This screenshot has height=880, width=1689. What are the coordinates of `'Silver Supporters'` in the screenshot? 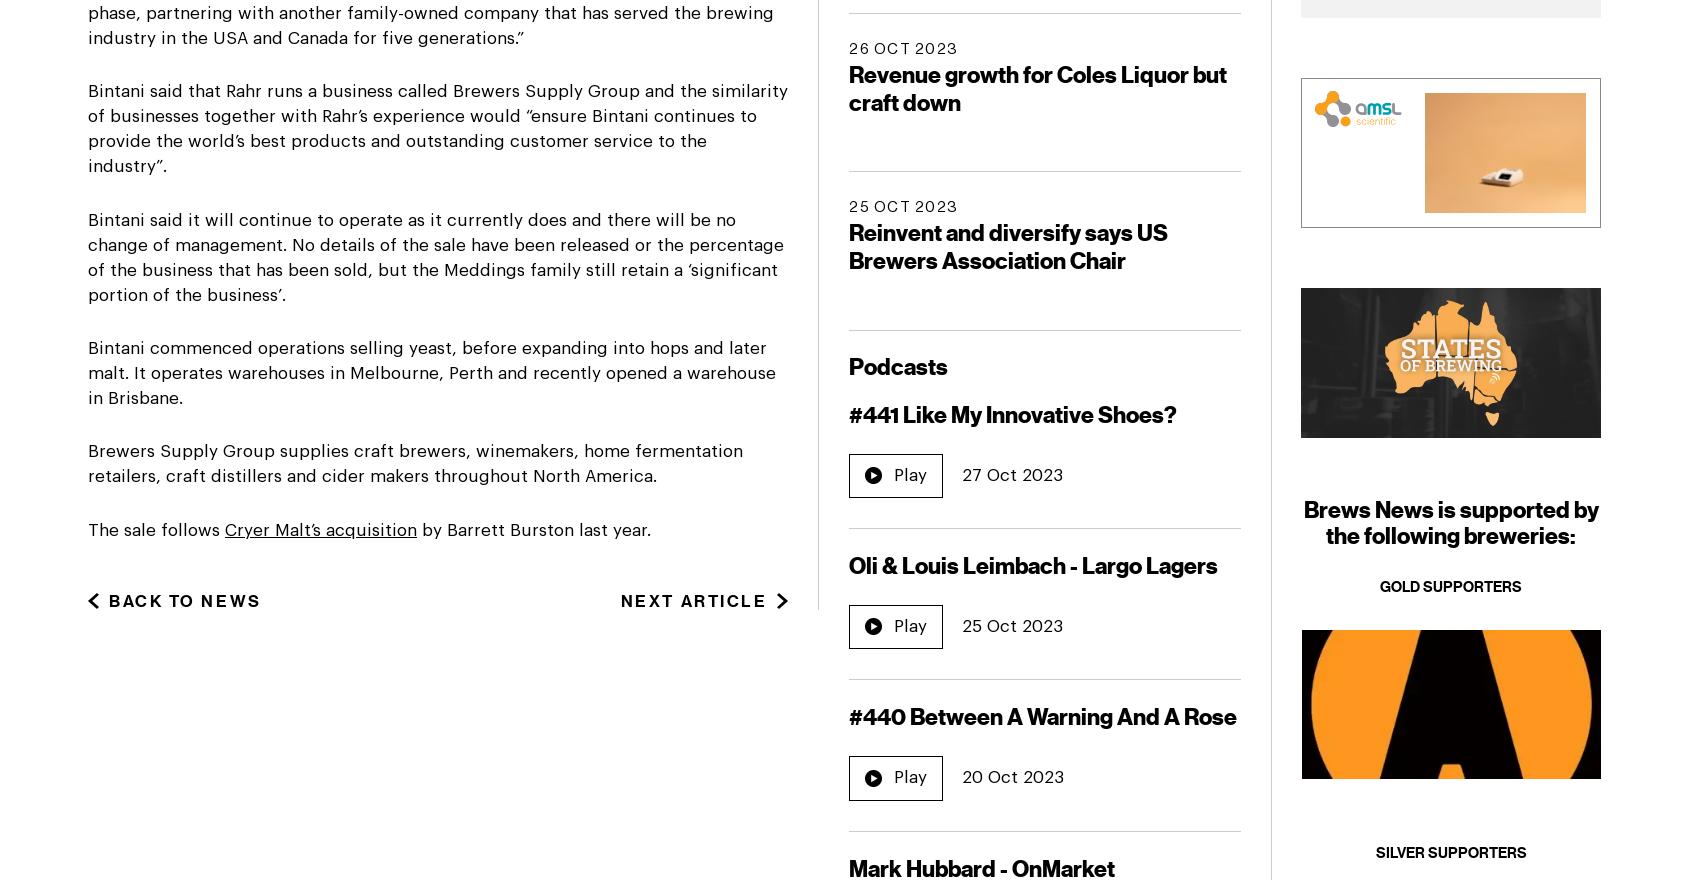 It's located at (1450, 852).